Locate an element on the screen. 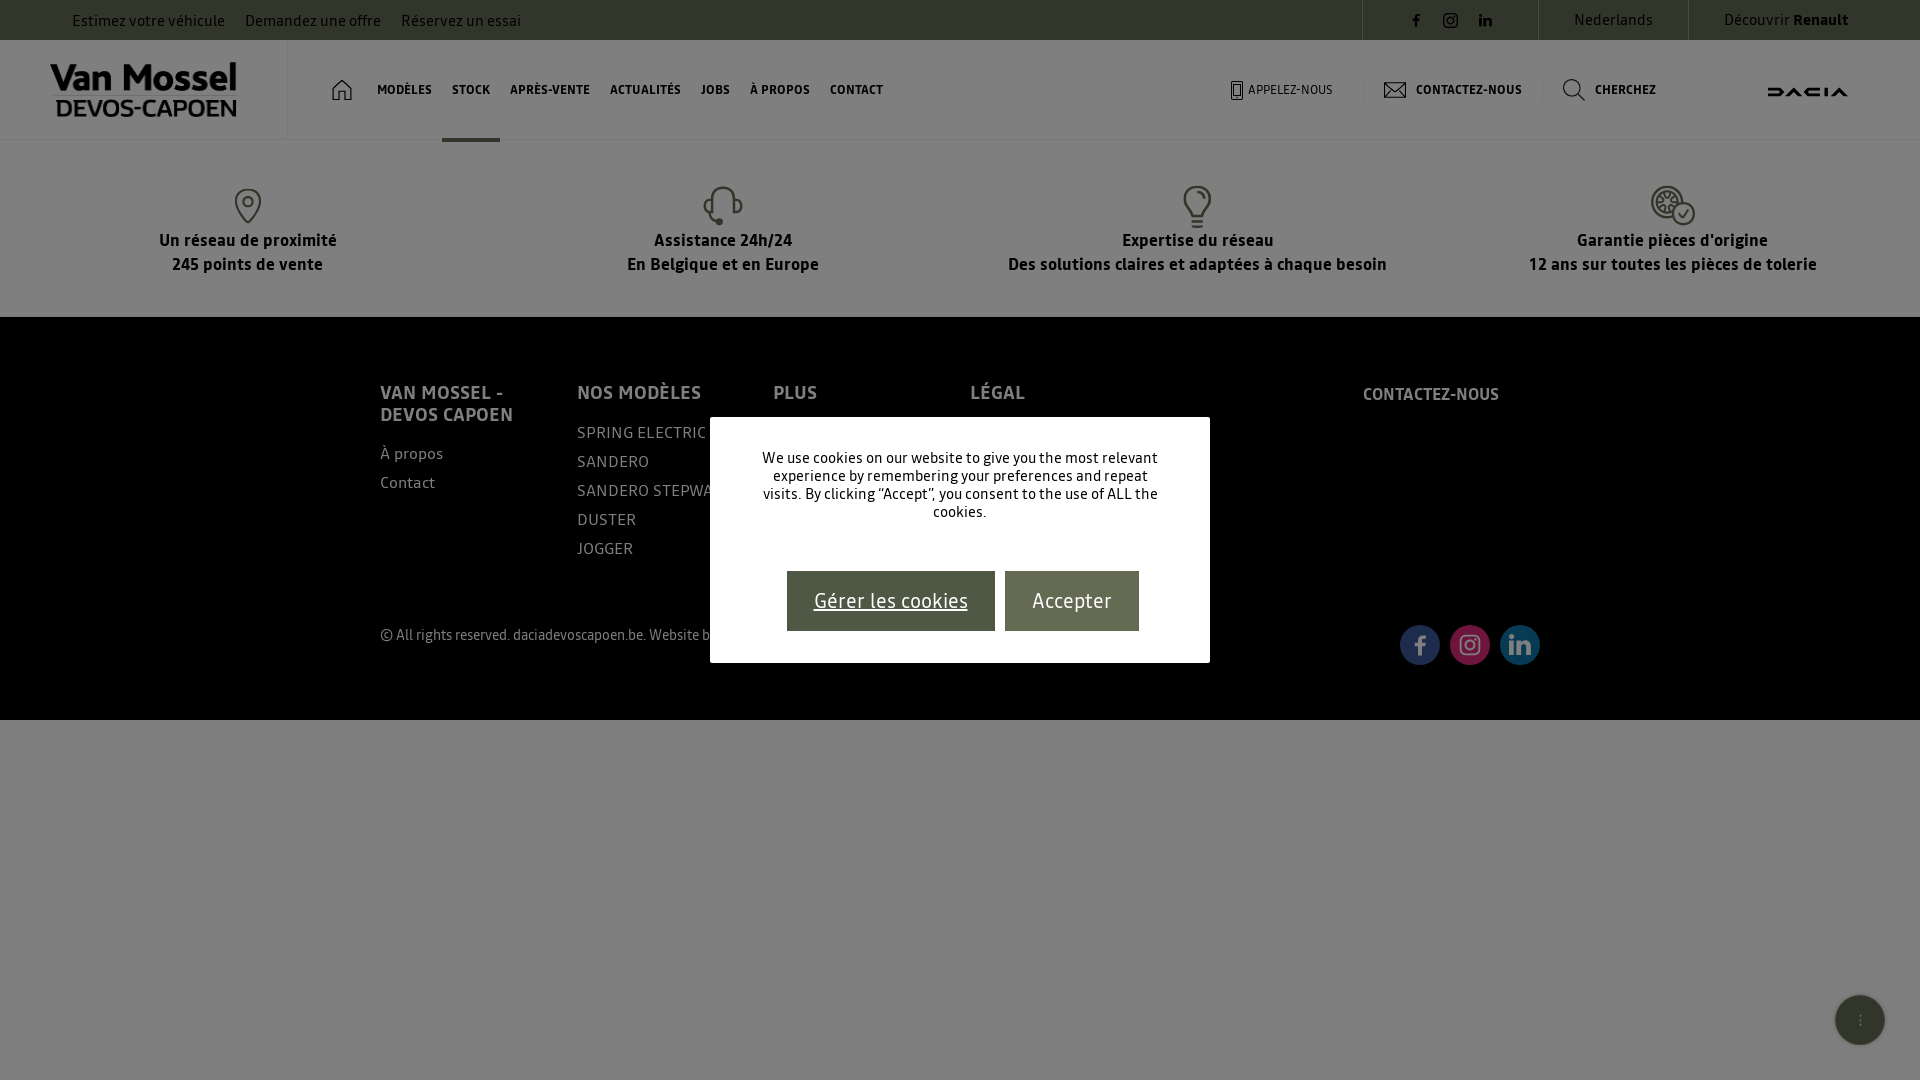 The height and width of the screenshot is (1080, 1920). 'Instagram' is located at coordinates (1469, 644).